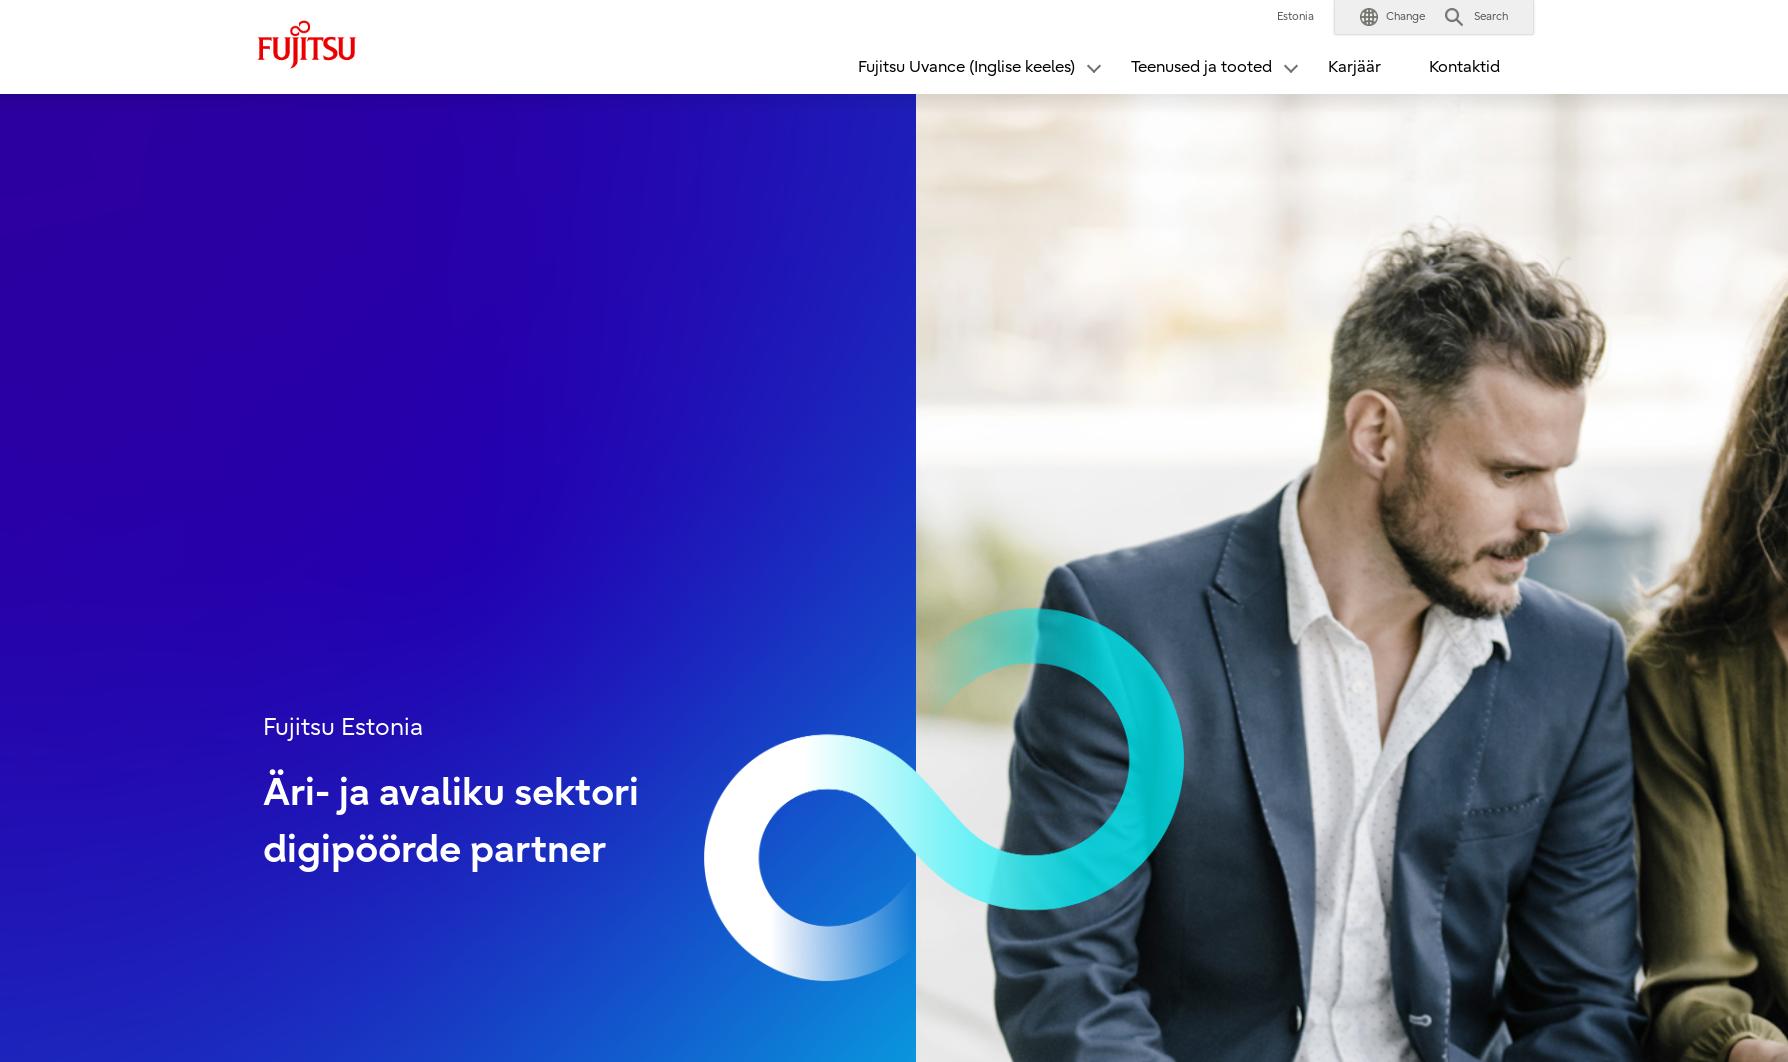 The image size is (1788, 1062). Describe the element at coordinates (1275, 16) in the screenshot. I see `'Estonia'` at that location.